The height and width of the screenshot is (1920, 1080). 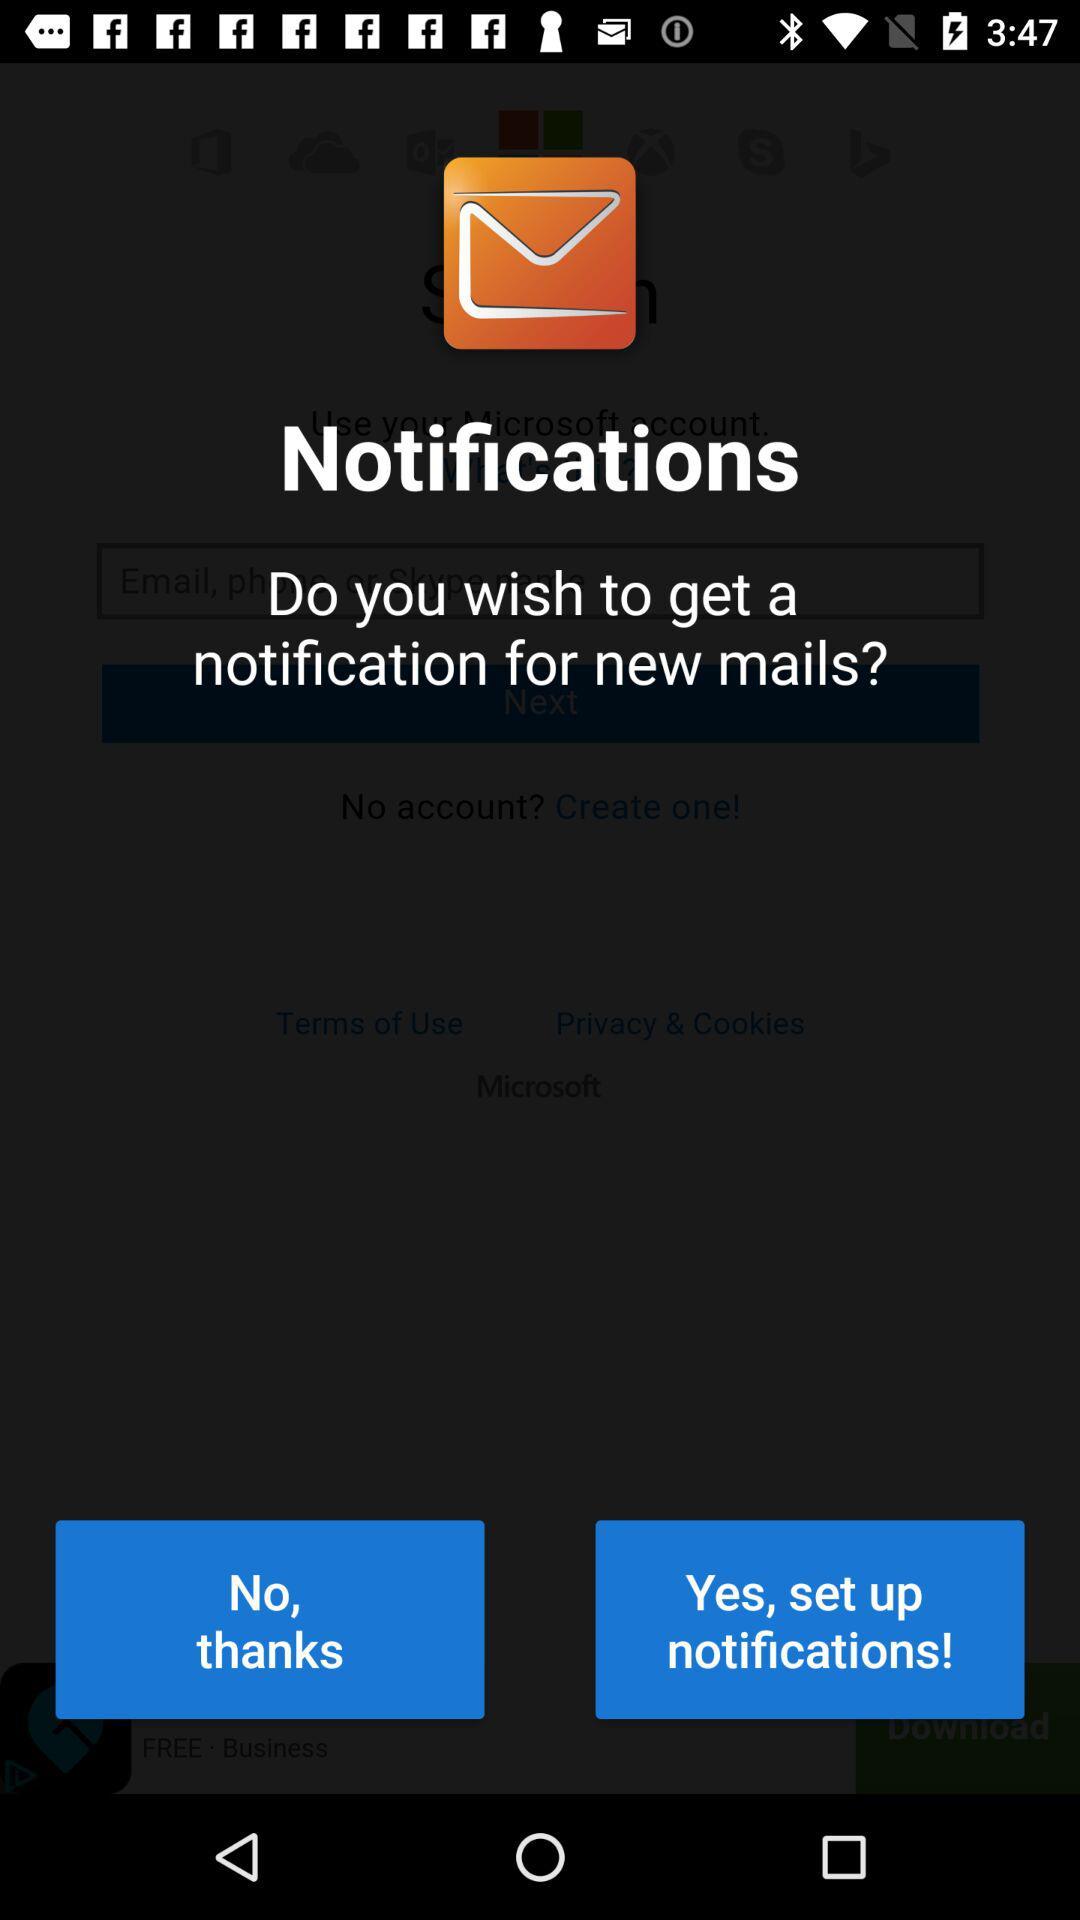 I want to click on the icon to the left of yes set up, so click(x=270, y=1619).